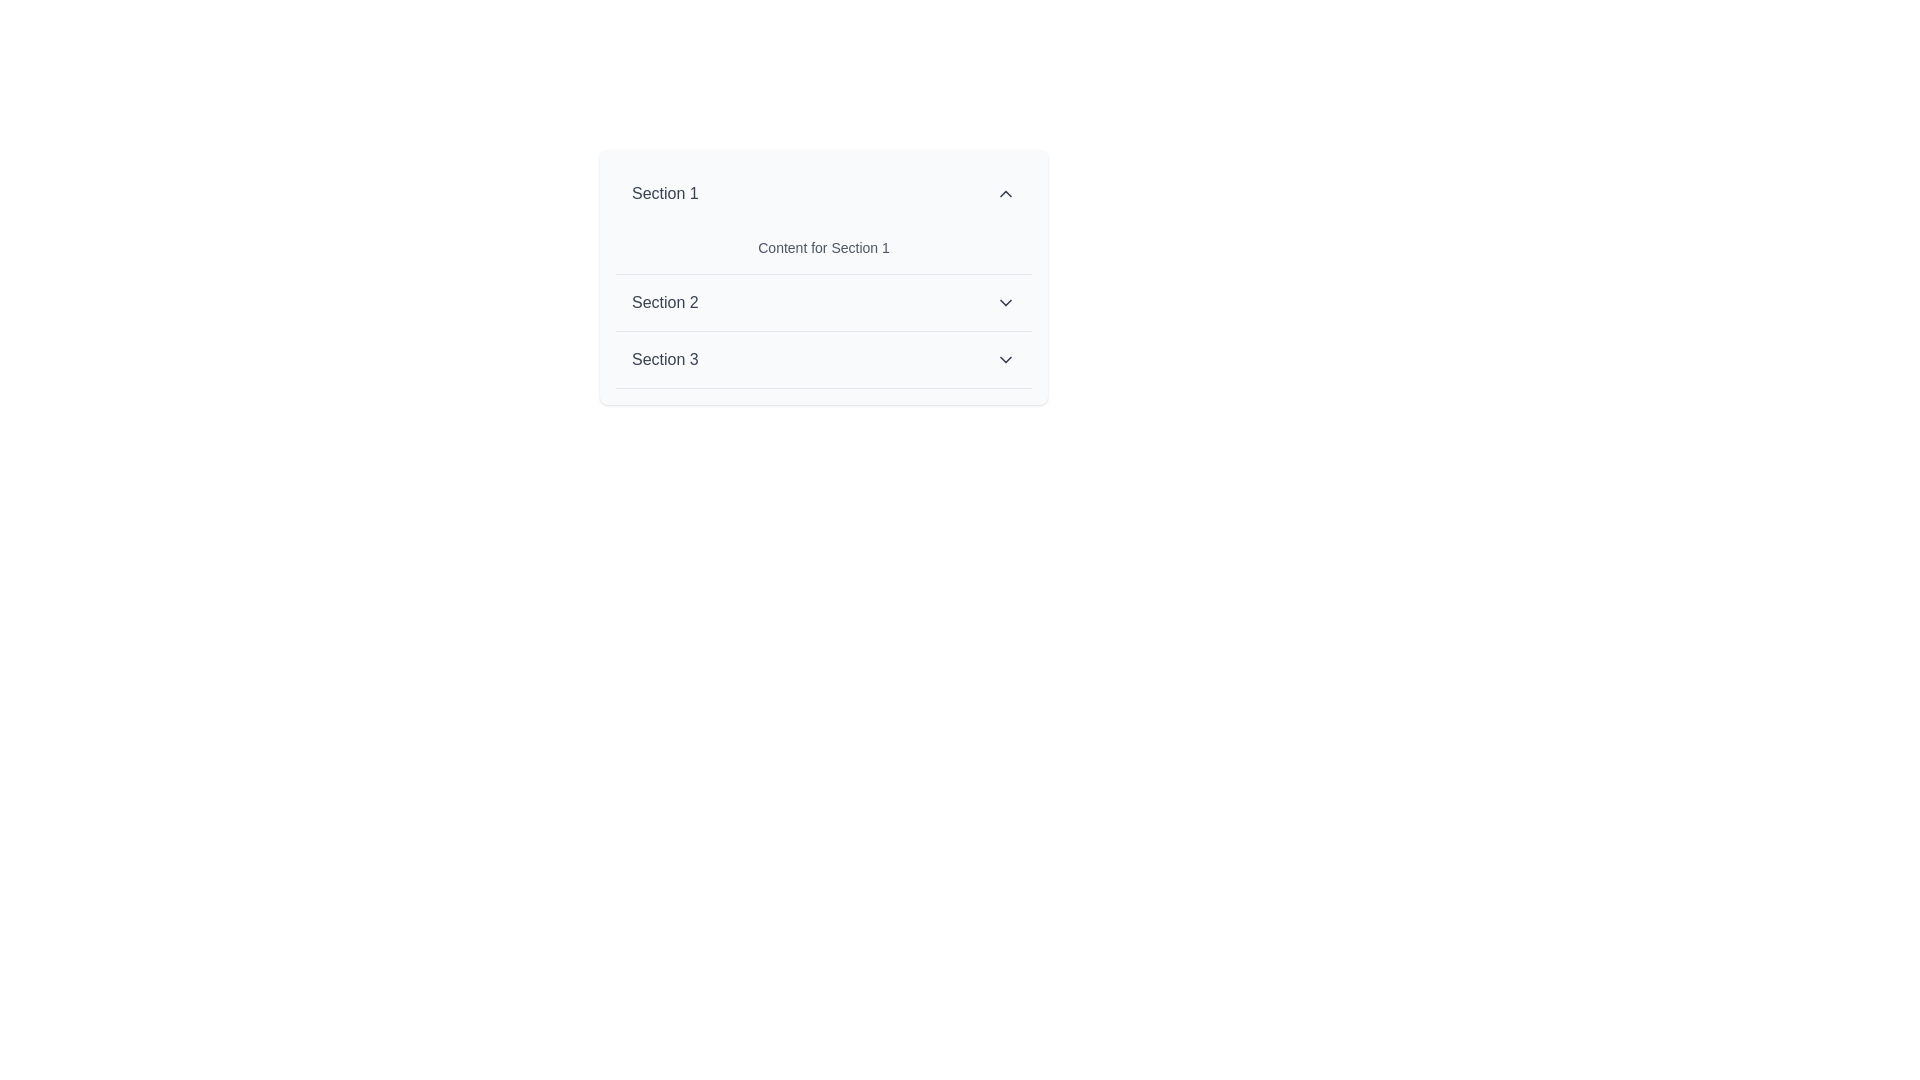 The height and width of the screenshot is (1080, 1920). What do you see at coordinates (824, 246) in the screenshot?
I see `text content displayed in the Text block showing 'Content for Section 1', which is styled in gray and located beneath 'Section 1'` at bounding box center [824, 246].